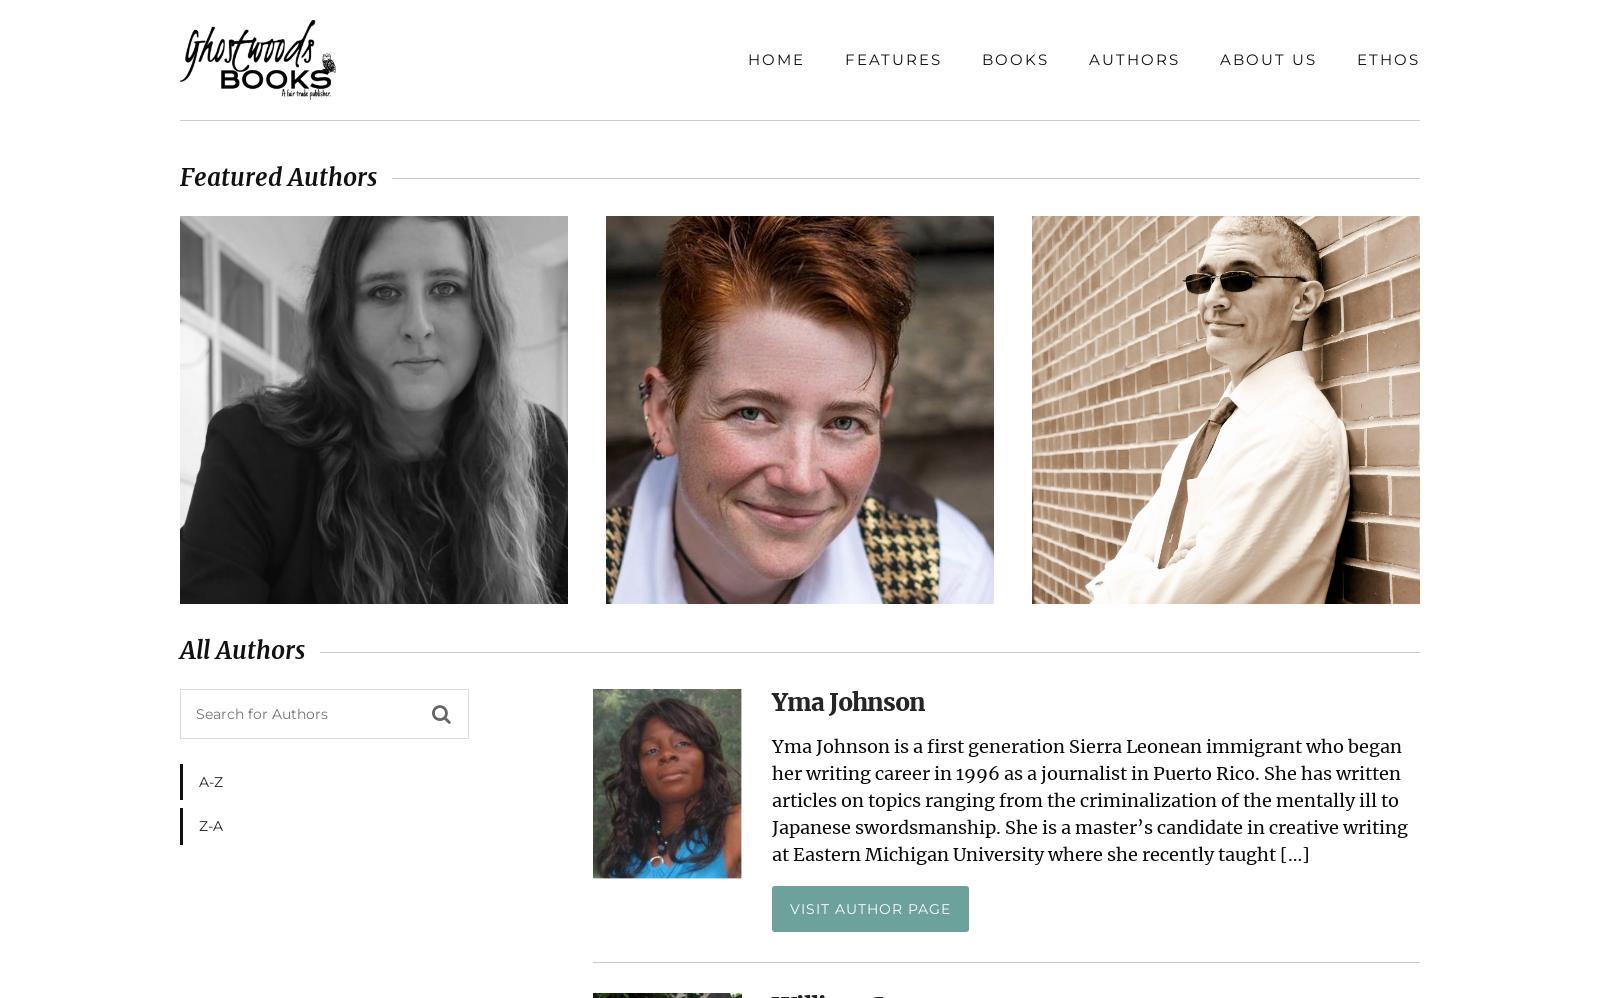  I want to click on 'Featured Authors', so click(278, 175).